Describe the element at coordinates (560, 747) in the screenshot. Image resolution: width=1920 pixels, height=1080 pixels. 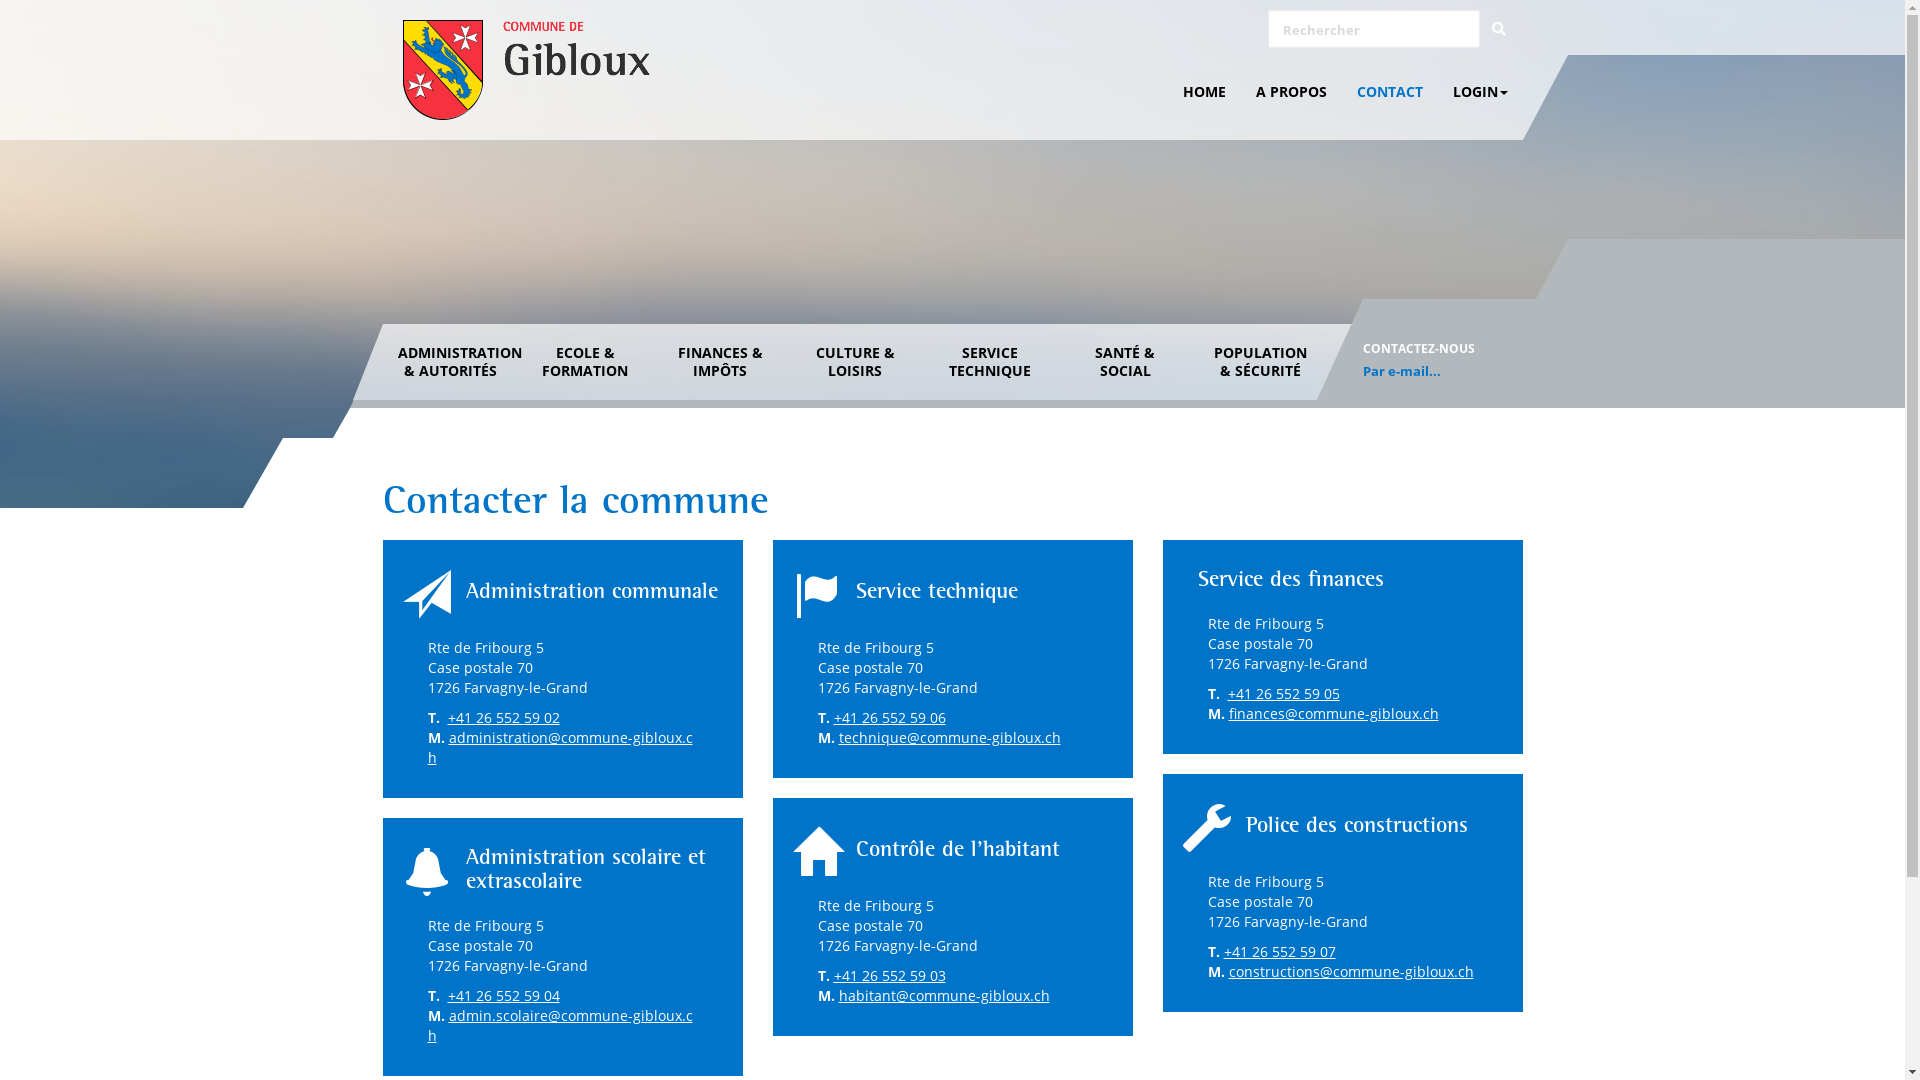
I see `'administration@commune-gibloux.ch'` at that location.